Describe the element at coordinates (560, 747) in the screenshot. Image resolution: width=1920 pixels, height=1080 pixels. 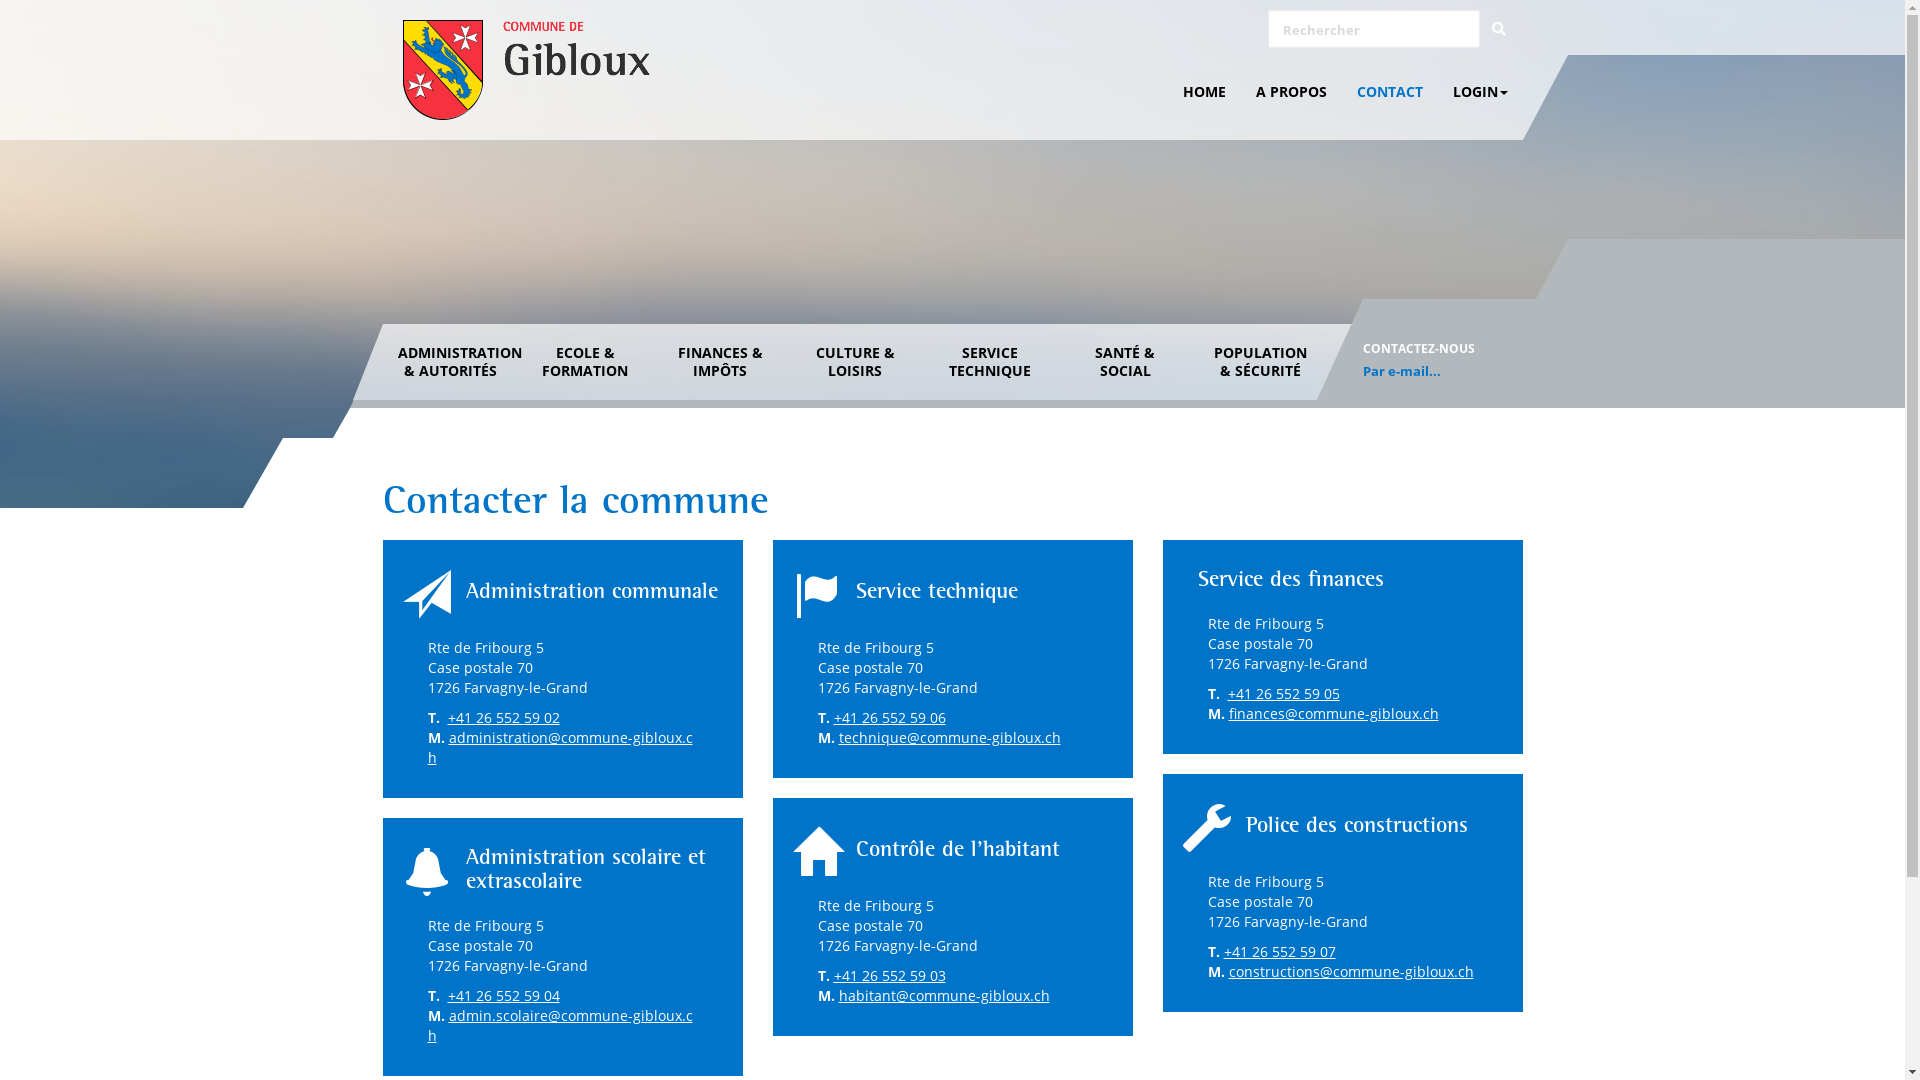
I see `'administration@commune-gibloux.ch'` at that location.